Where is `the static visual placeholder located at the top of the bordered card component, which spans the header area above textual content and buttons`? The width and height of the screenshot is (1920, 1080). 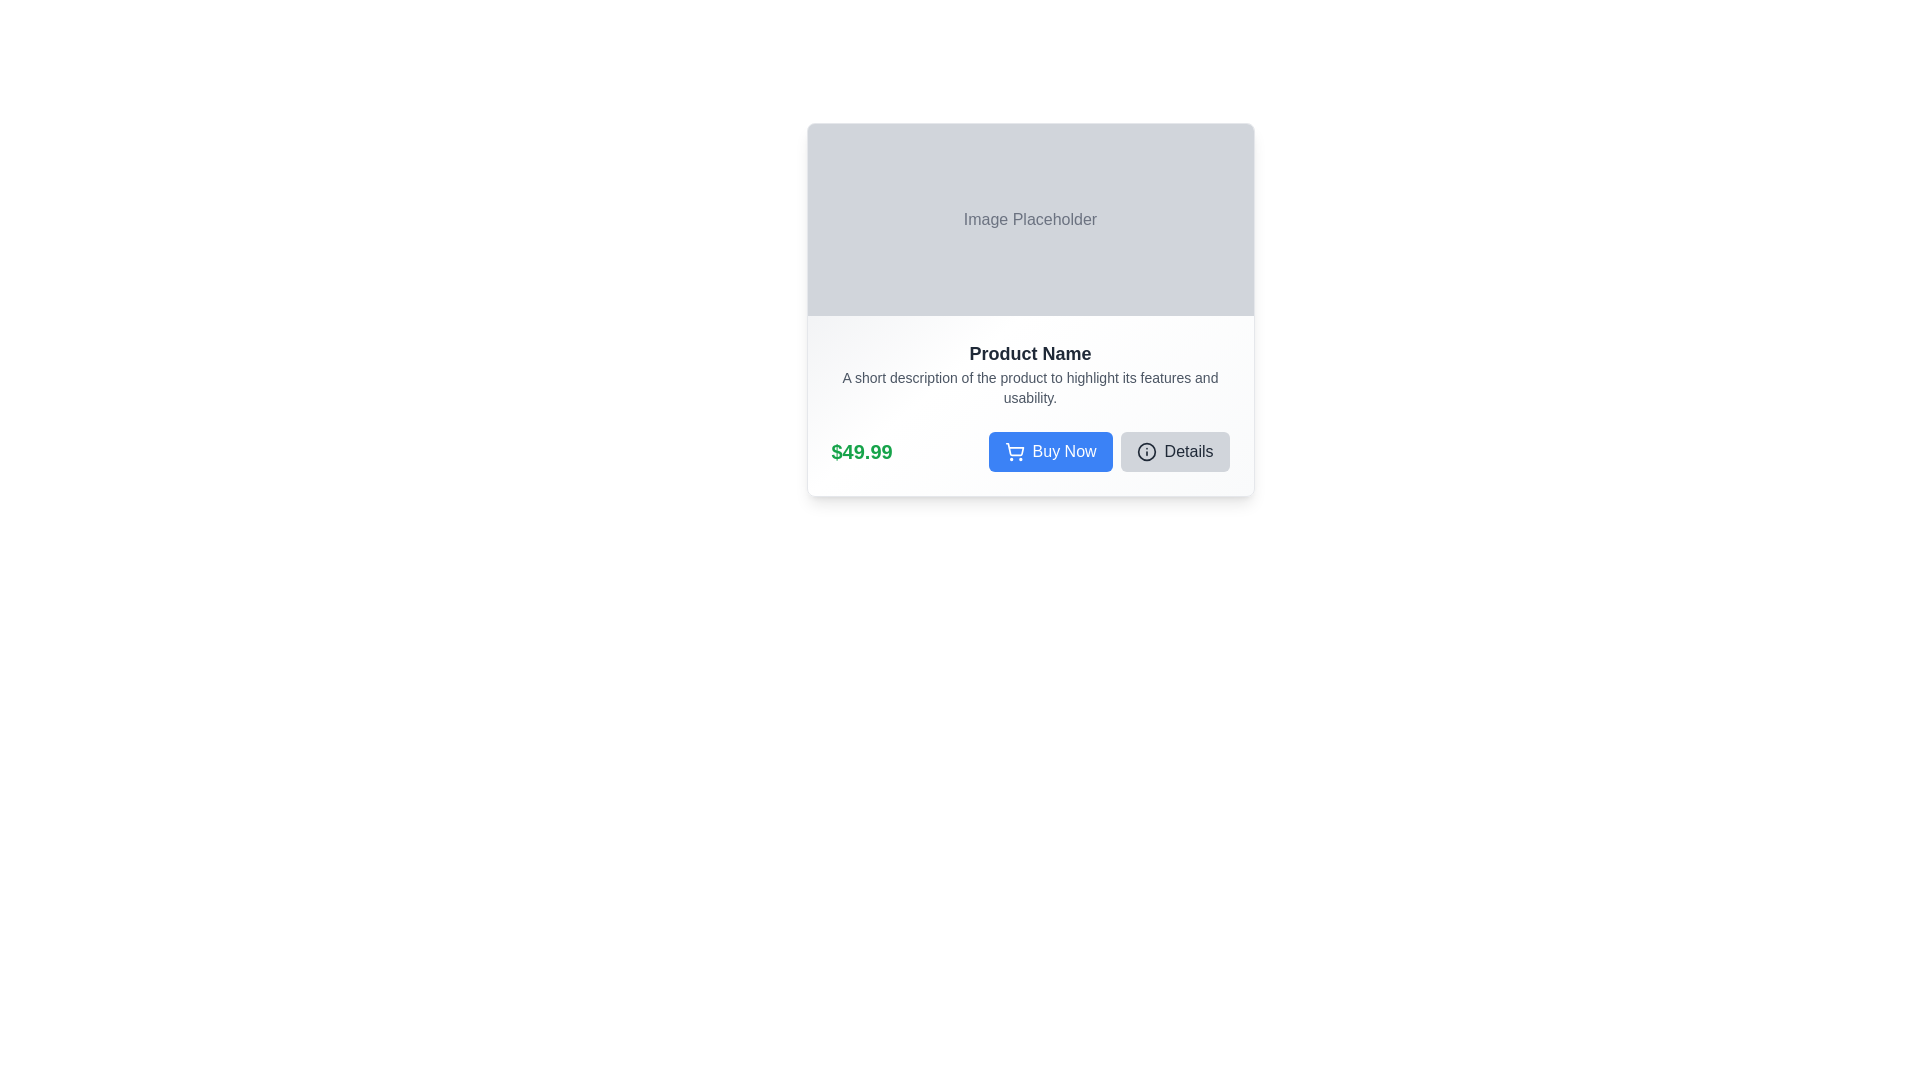
the static visual placeholder located at the top of the bordered card component, which spans the header area above textual content and buttons is located at coordinates (1030, 219).